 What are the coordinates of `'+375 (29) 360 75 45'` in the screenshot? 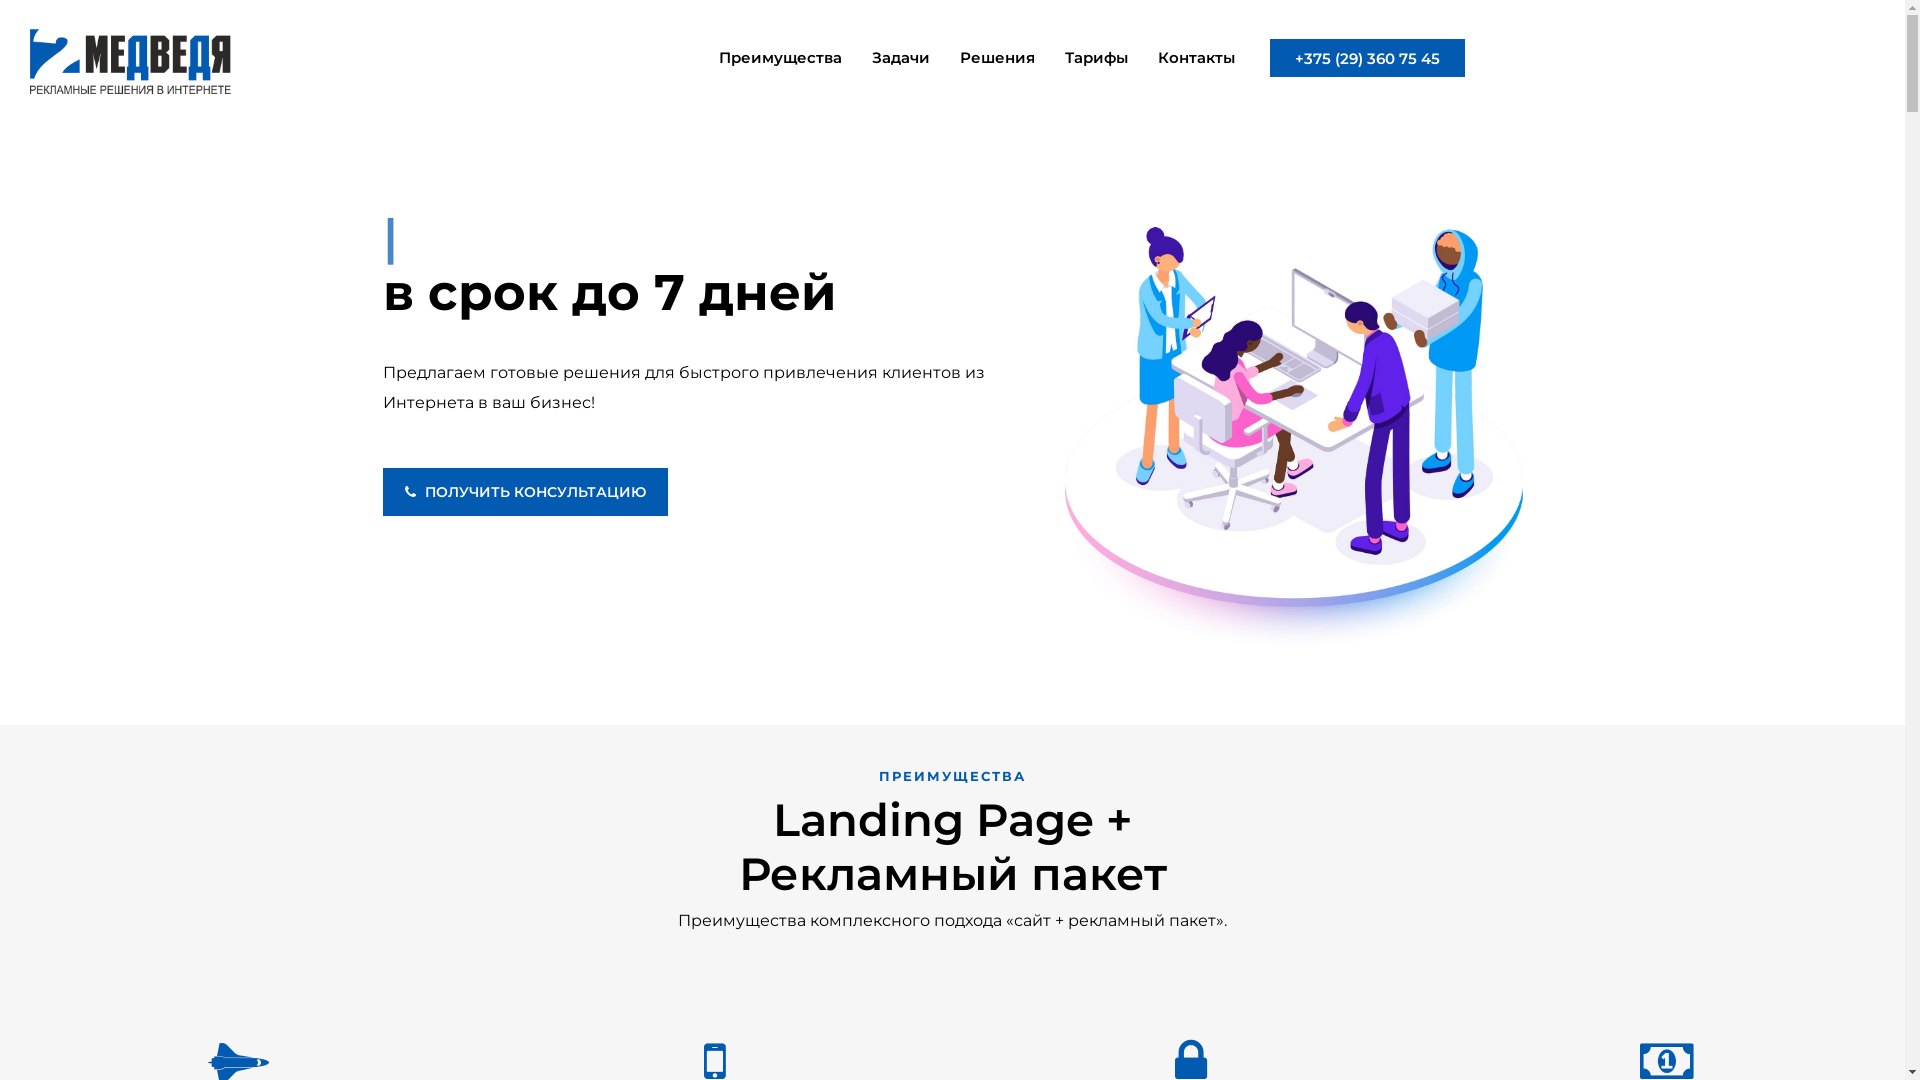 It's located at (1366, 56).